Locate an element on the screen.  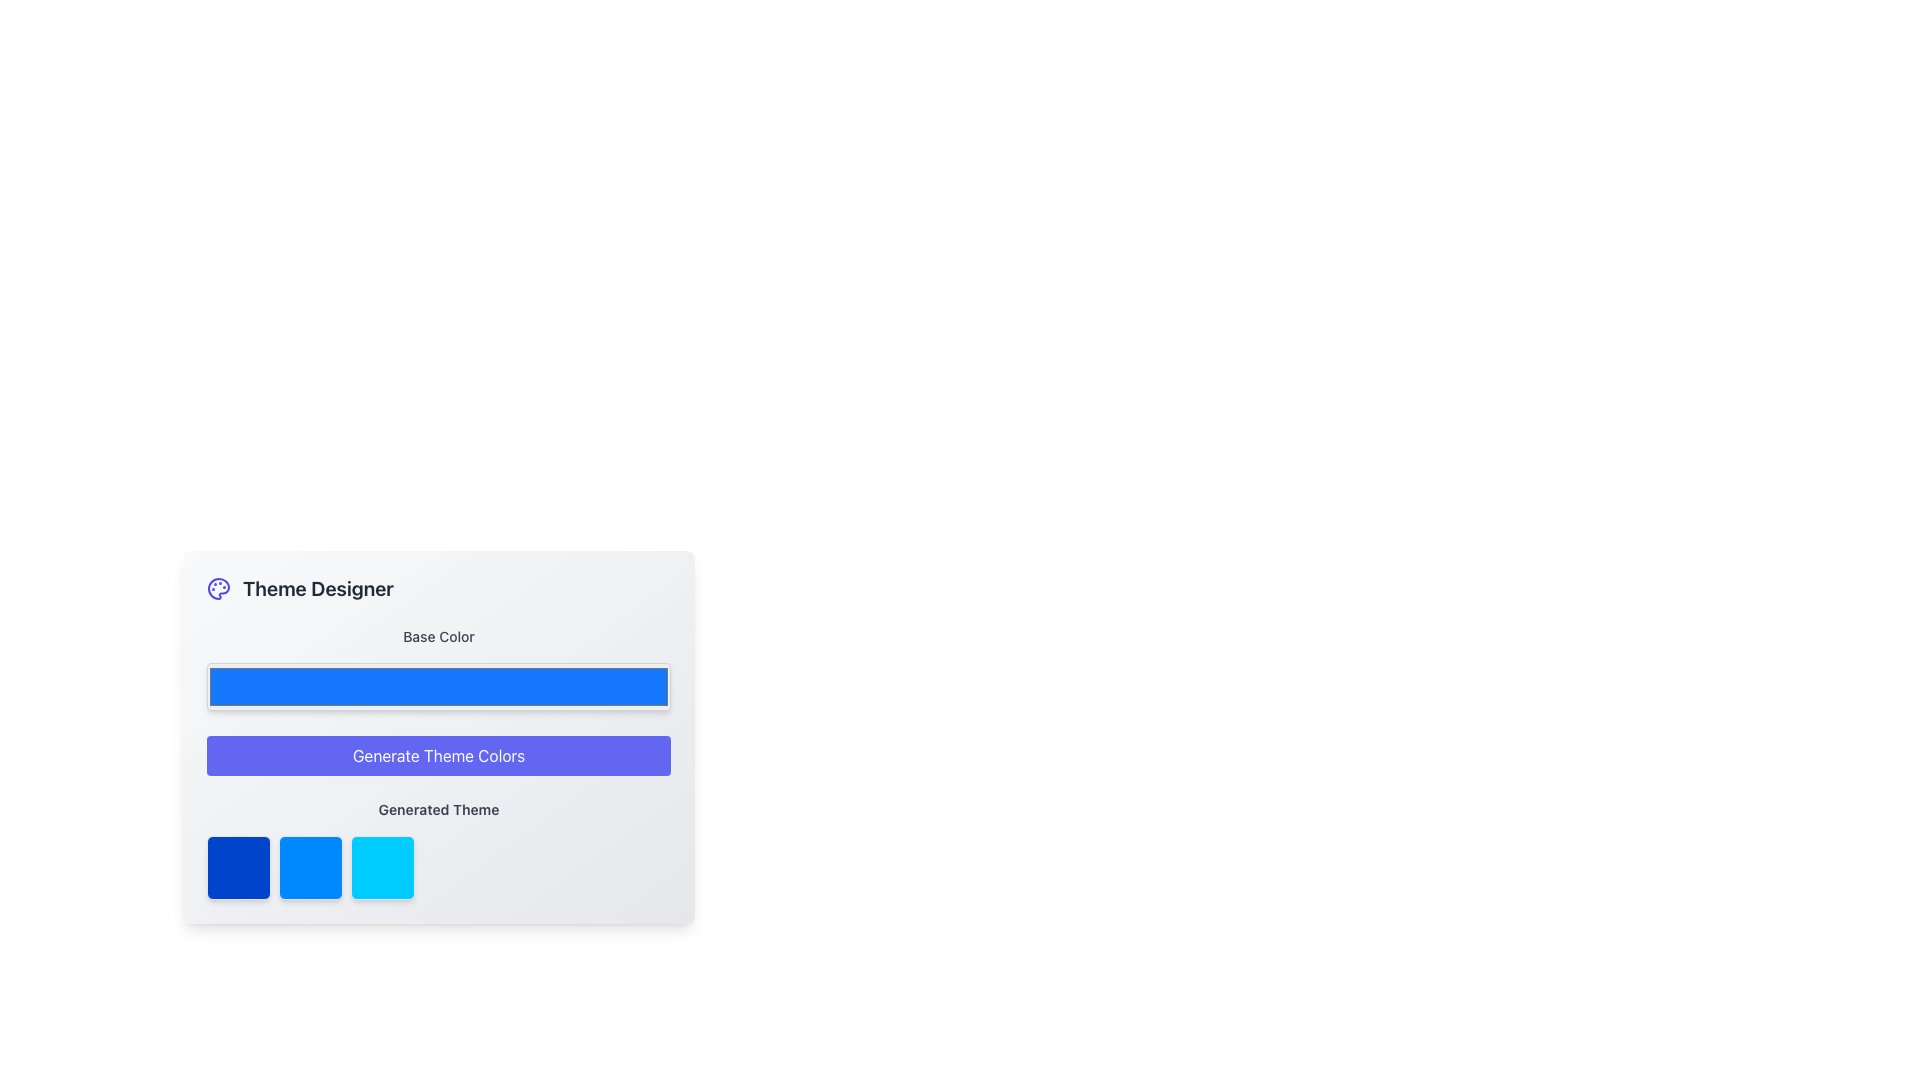
the theme color designer icon located to the left of the 'Theme Designer' text in the header section is located at coordinates (219, 588).